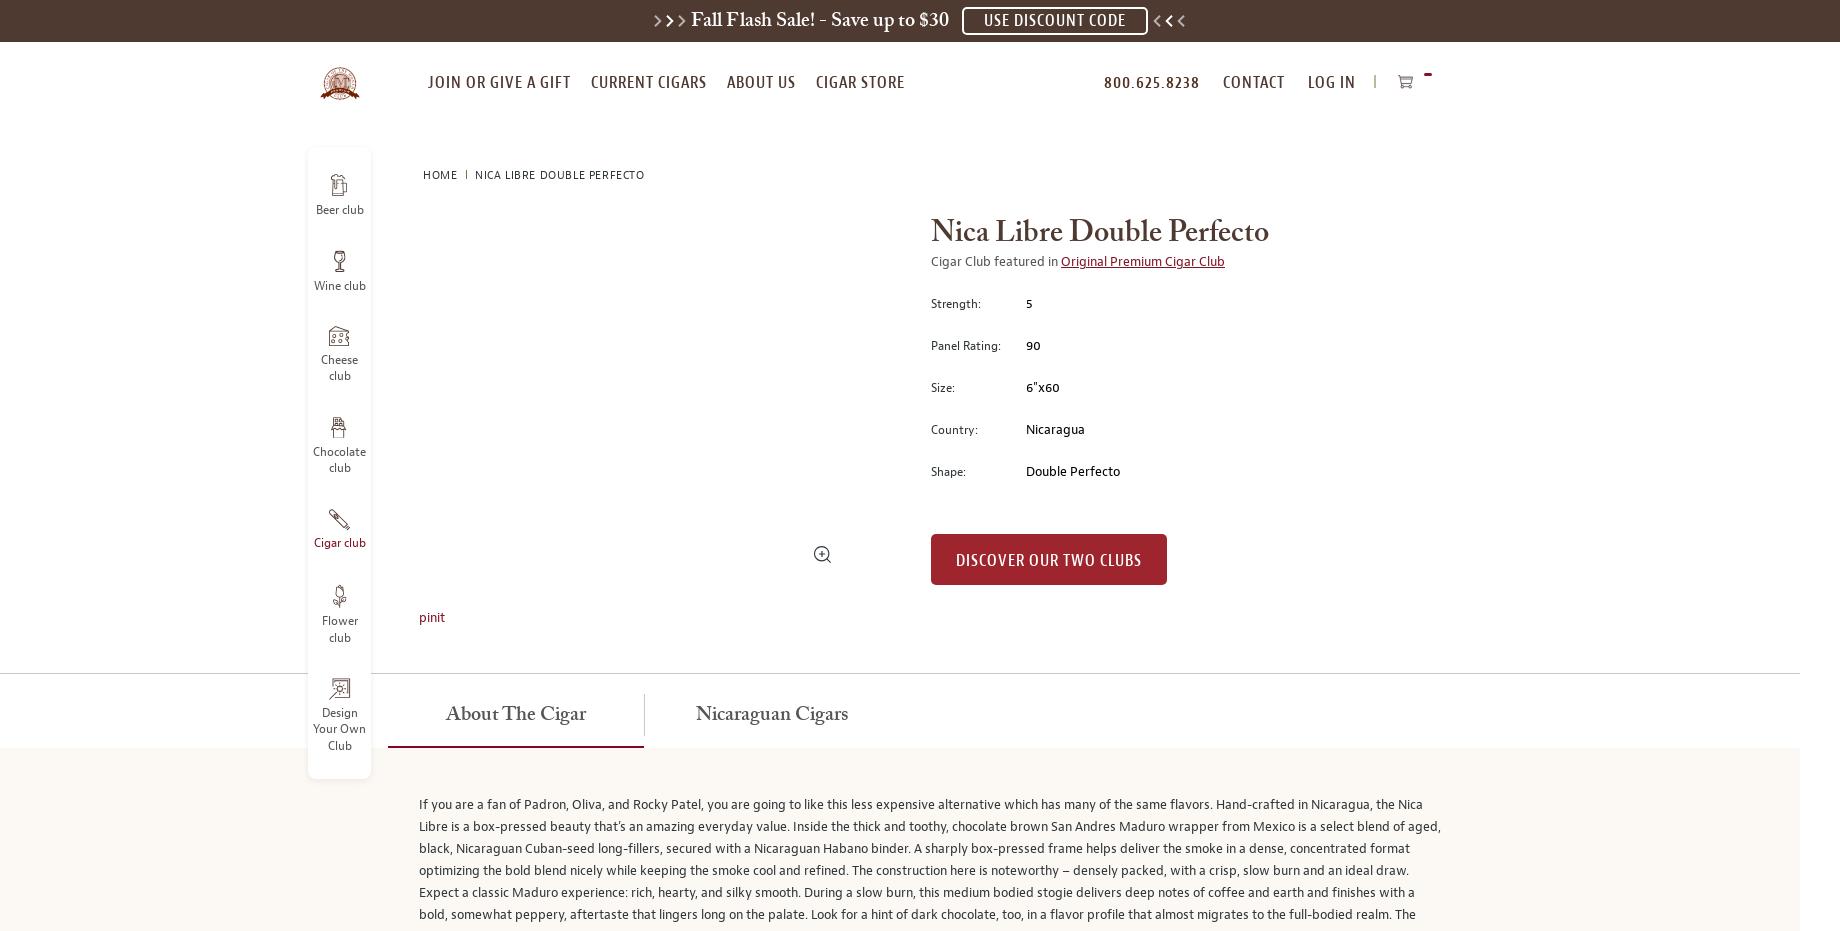  Describe the element at coordinates (445, 714) in the screenshot. I see `'About the Cigar'` at that location.